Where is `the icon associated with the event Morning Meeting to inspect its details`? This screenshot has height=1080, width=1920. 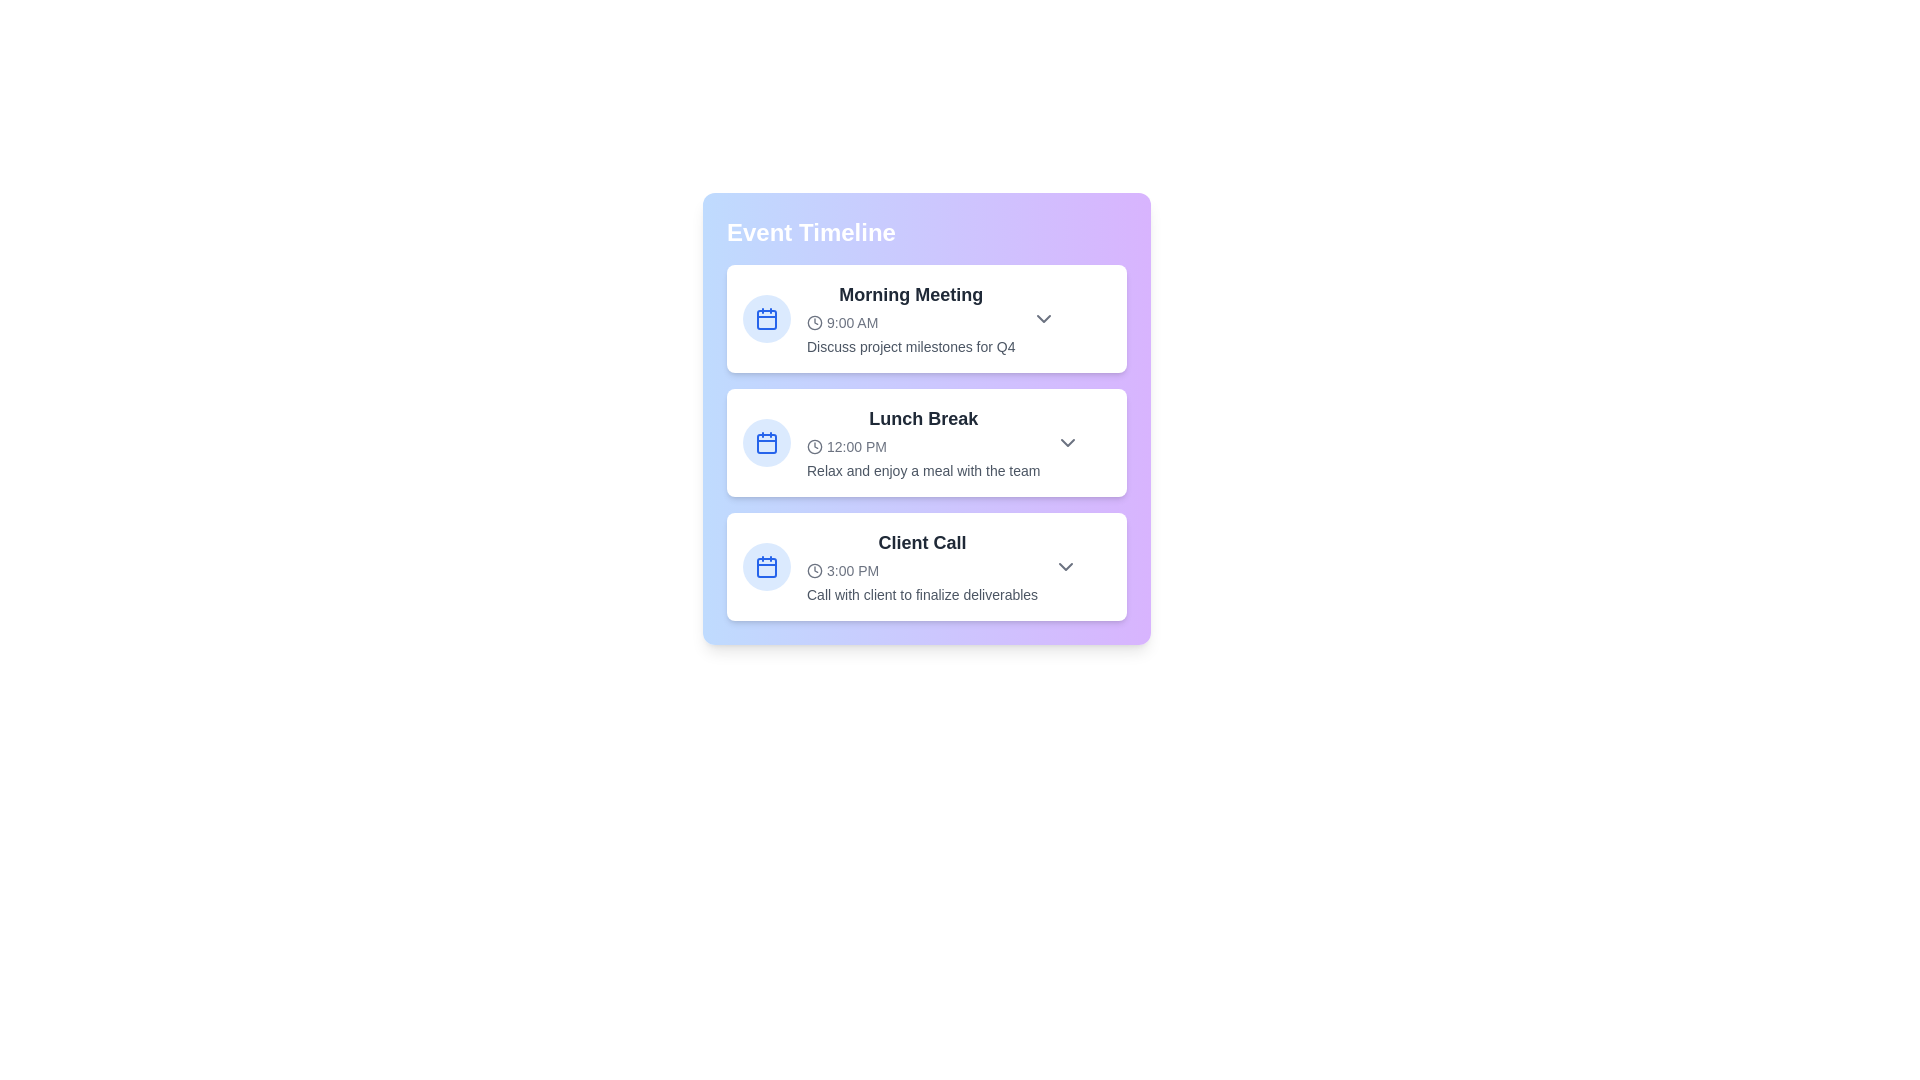 the icon associated with the event Morning Meeting to inspect its details is located at coordinates (766, 318).